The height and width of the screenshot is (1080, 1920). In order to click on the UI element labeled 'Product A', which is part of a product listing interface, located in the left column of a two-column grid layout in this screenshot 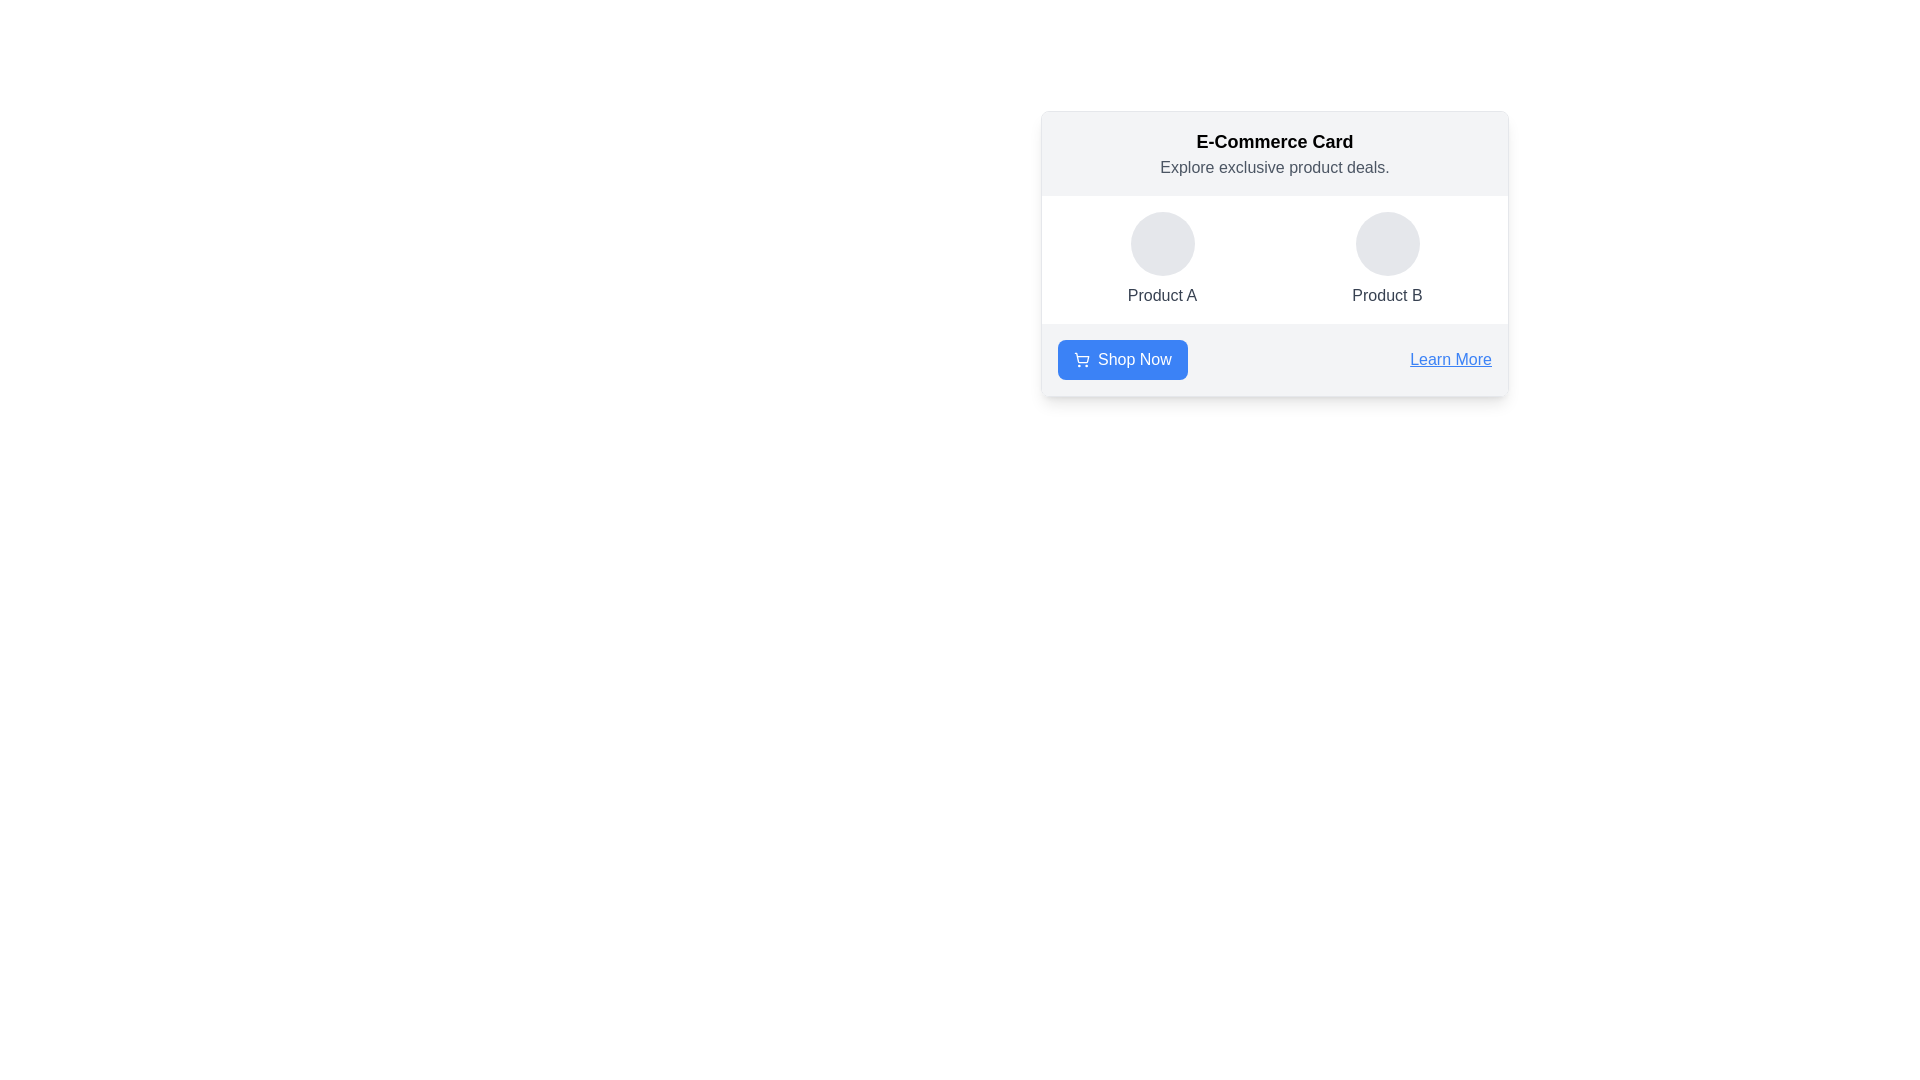, I will do `click(1162, 258)`.